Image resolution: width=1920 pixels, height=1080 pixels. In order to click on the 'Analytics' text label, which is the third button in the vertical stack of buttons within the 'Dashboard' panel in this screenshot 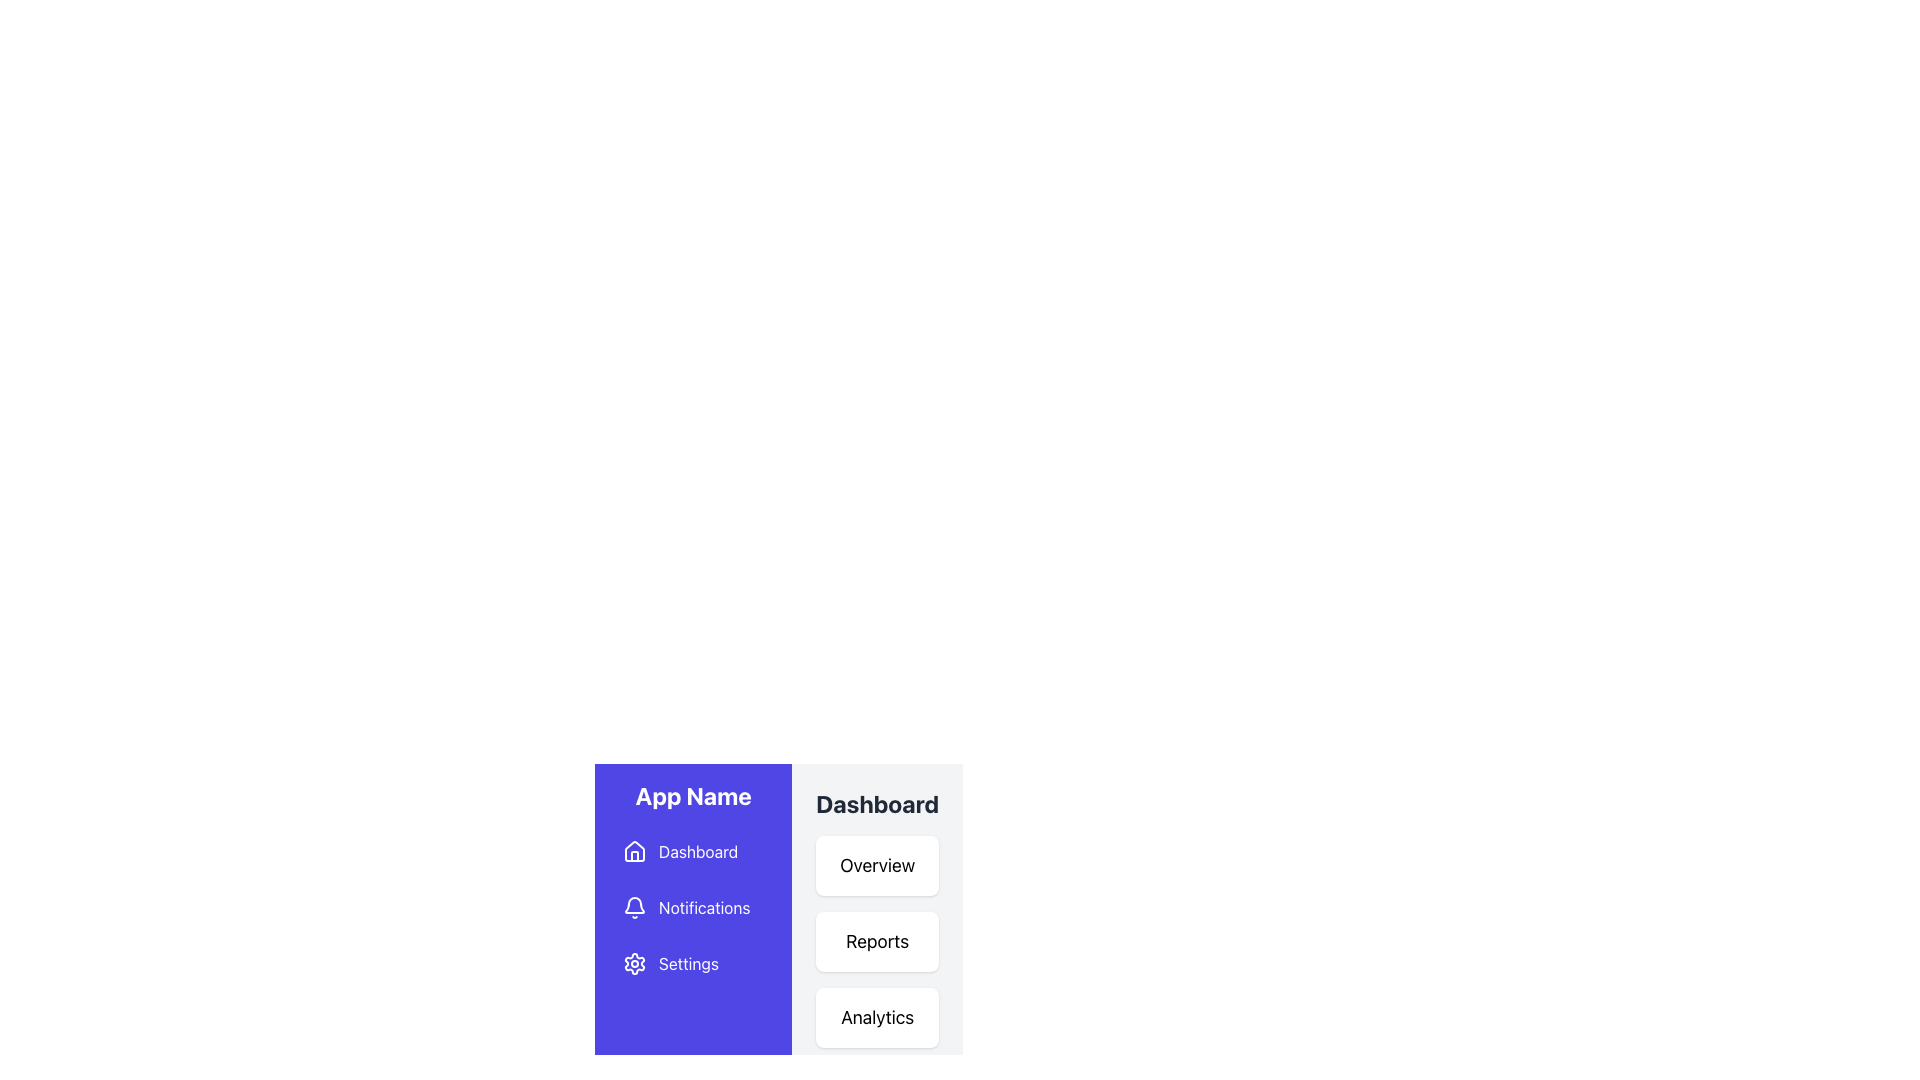, I will do `click(877, 1018)`.